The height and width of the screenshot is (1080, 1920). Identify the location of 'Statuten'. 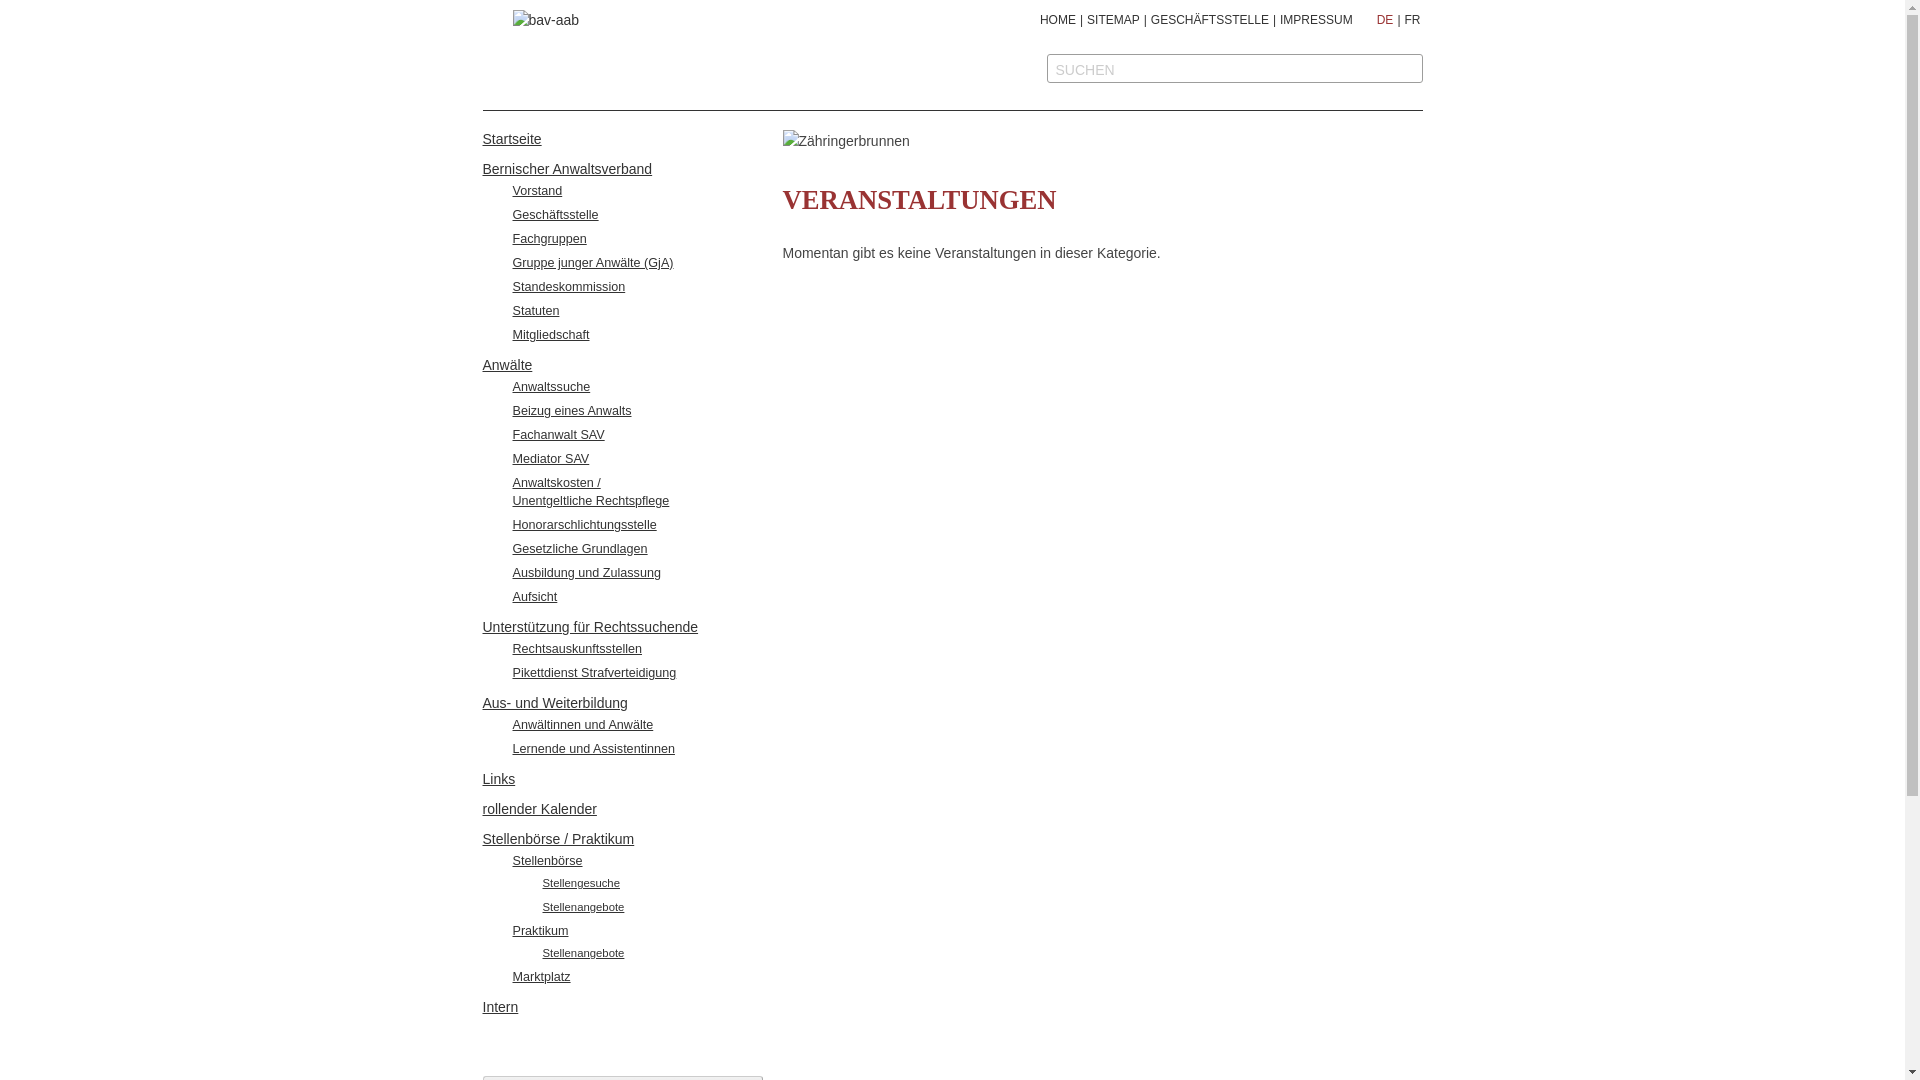
(535, 311).